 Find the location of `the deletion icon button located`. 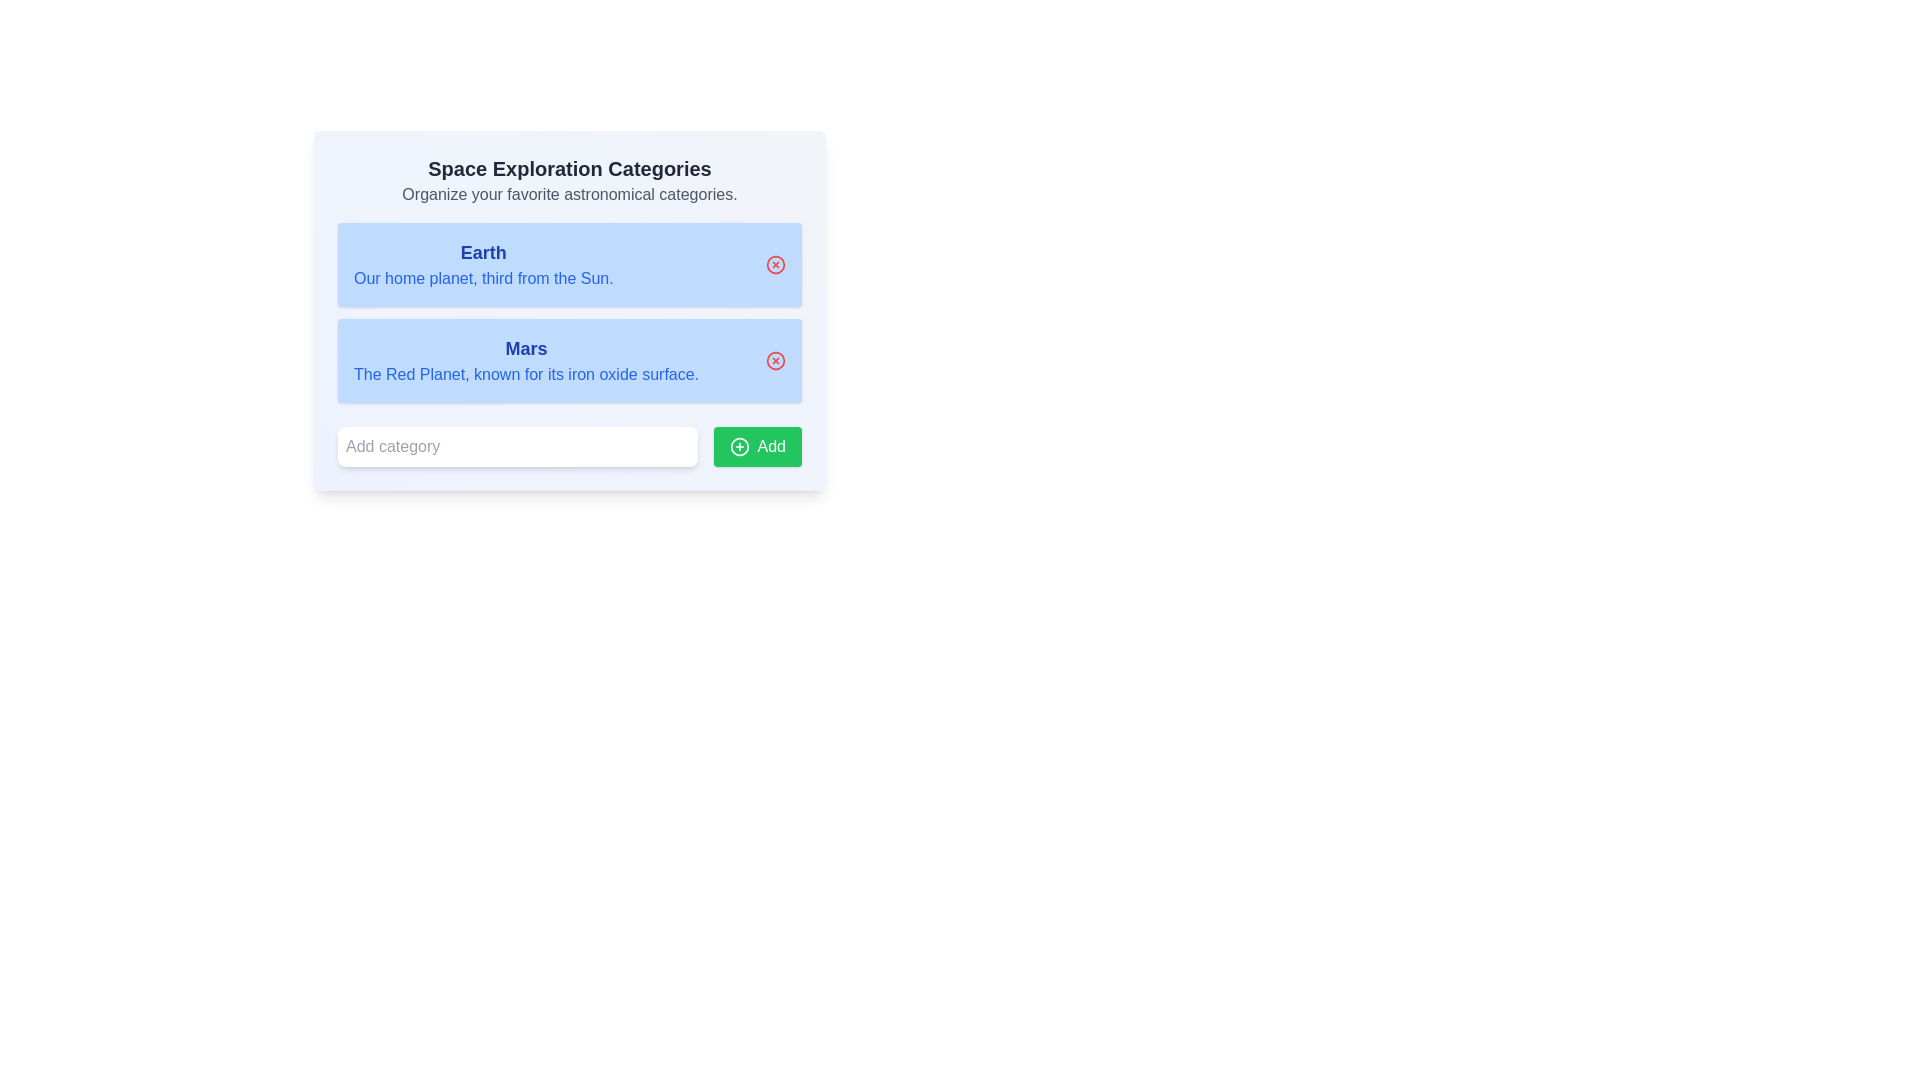

the deletion icon button located is located at coordinates (775, 264).